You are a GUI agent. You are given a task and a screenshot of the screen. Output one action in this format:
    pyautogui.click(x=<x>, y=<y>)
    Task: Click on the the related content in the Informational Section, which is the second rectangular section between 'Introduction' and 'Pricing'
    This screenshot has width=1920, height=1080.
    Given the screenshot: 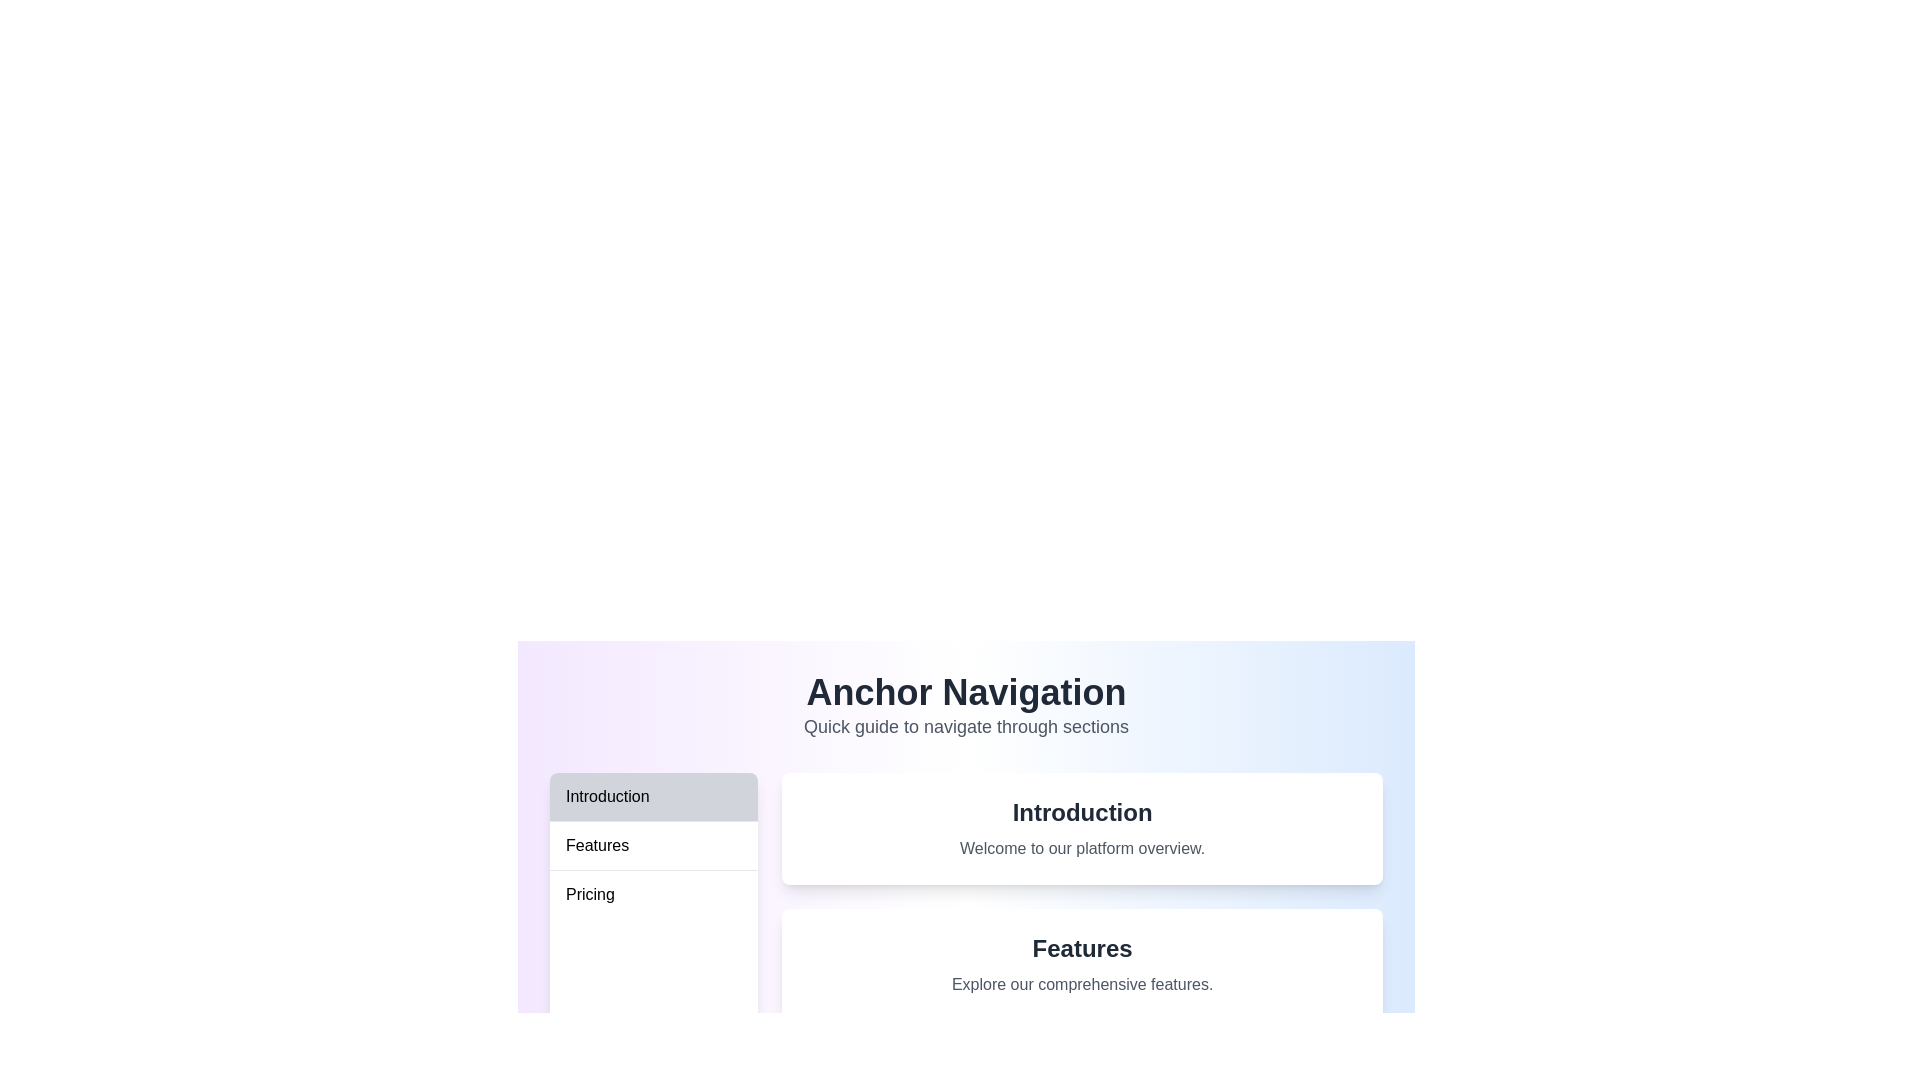 What is the action you would take?
    pyautogui.click(x=1081, y=963)
    